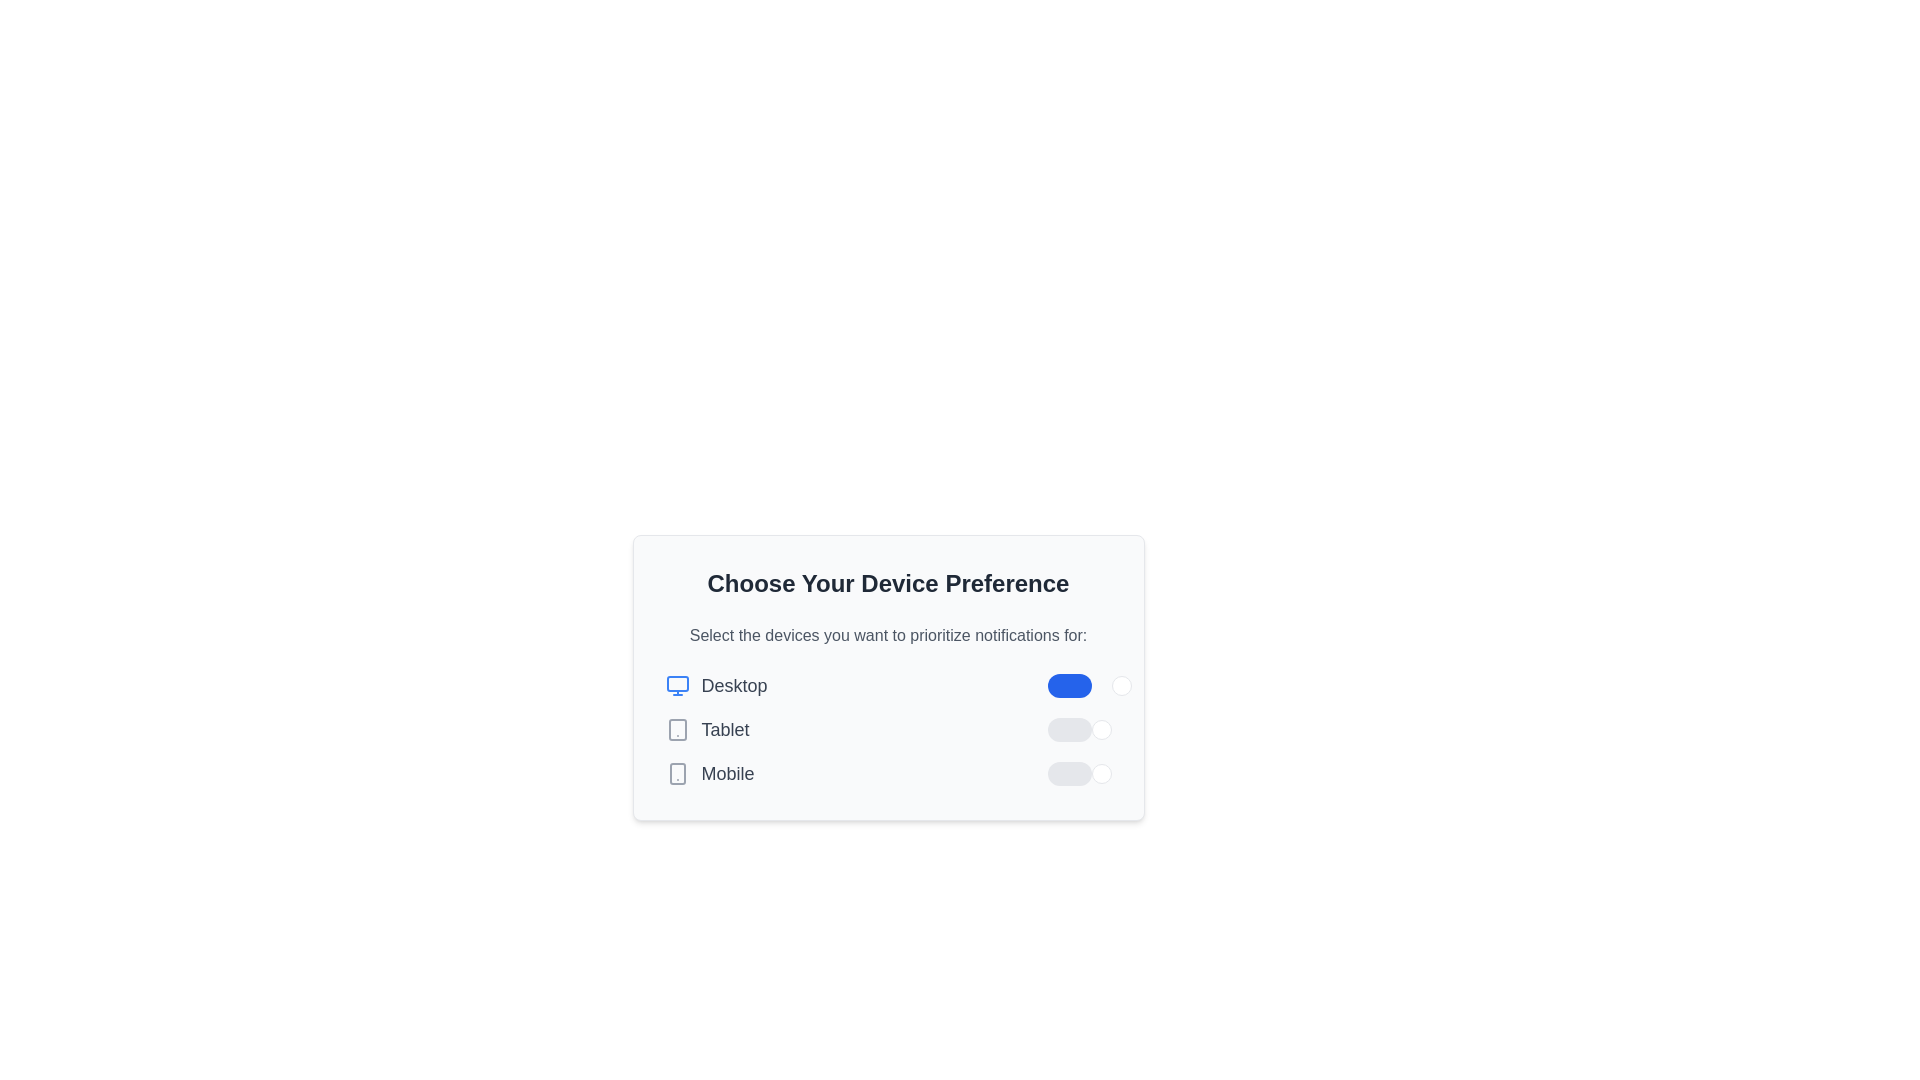 Image resolution: width=1920 pixels, height=1080 pixels. I want to click on the toggle knob, so click(1121, 685).